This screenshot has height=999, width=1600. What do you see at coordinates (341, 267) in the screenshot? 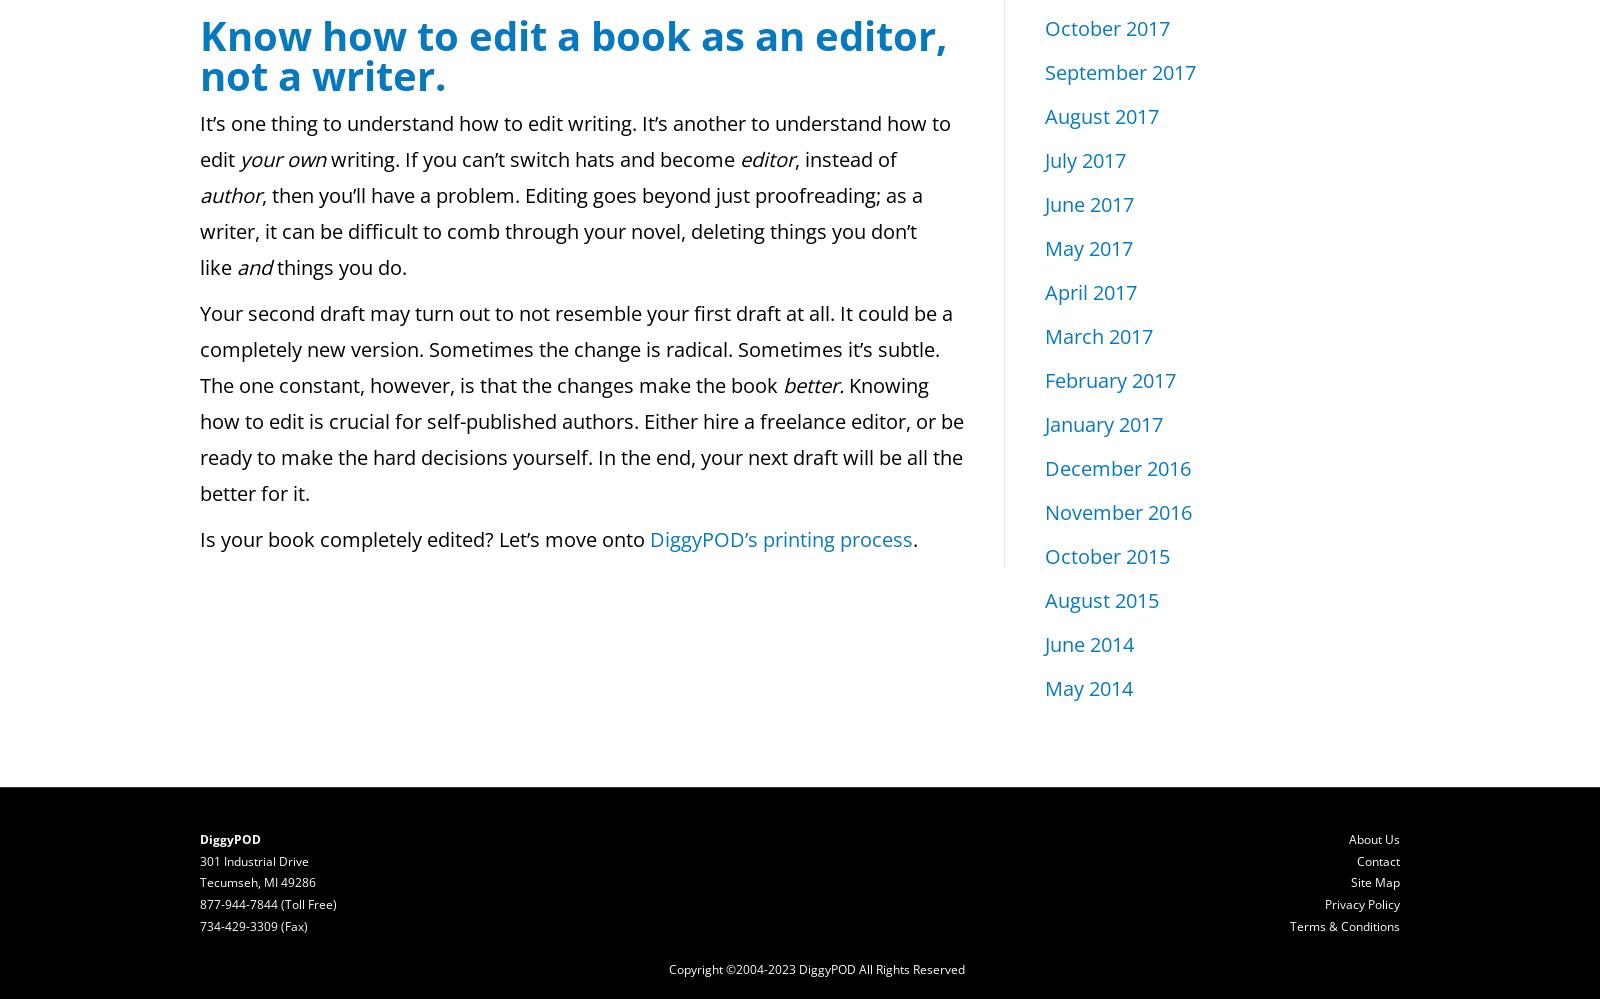
I see `'things you do.'` at bounding box center [341, 267].